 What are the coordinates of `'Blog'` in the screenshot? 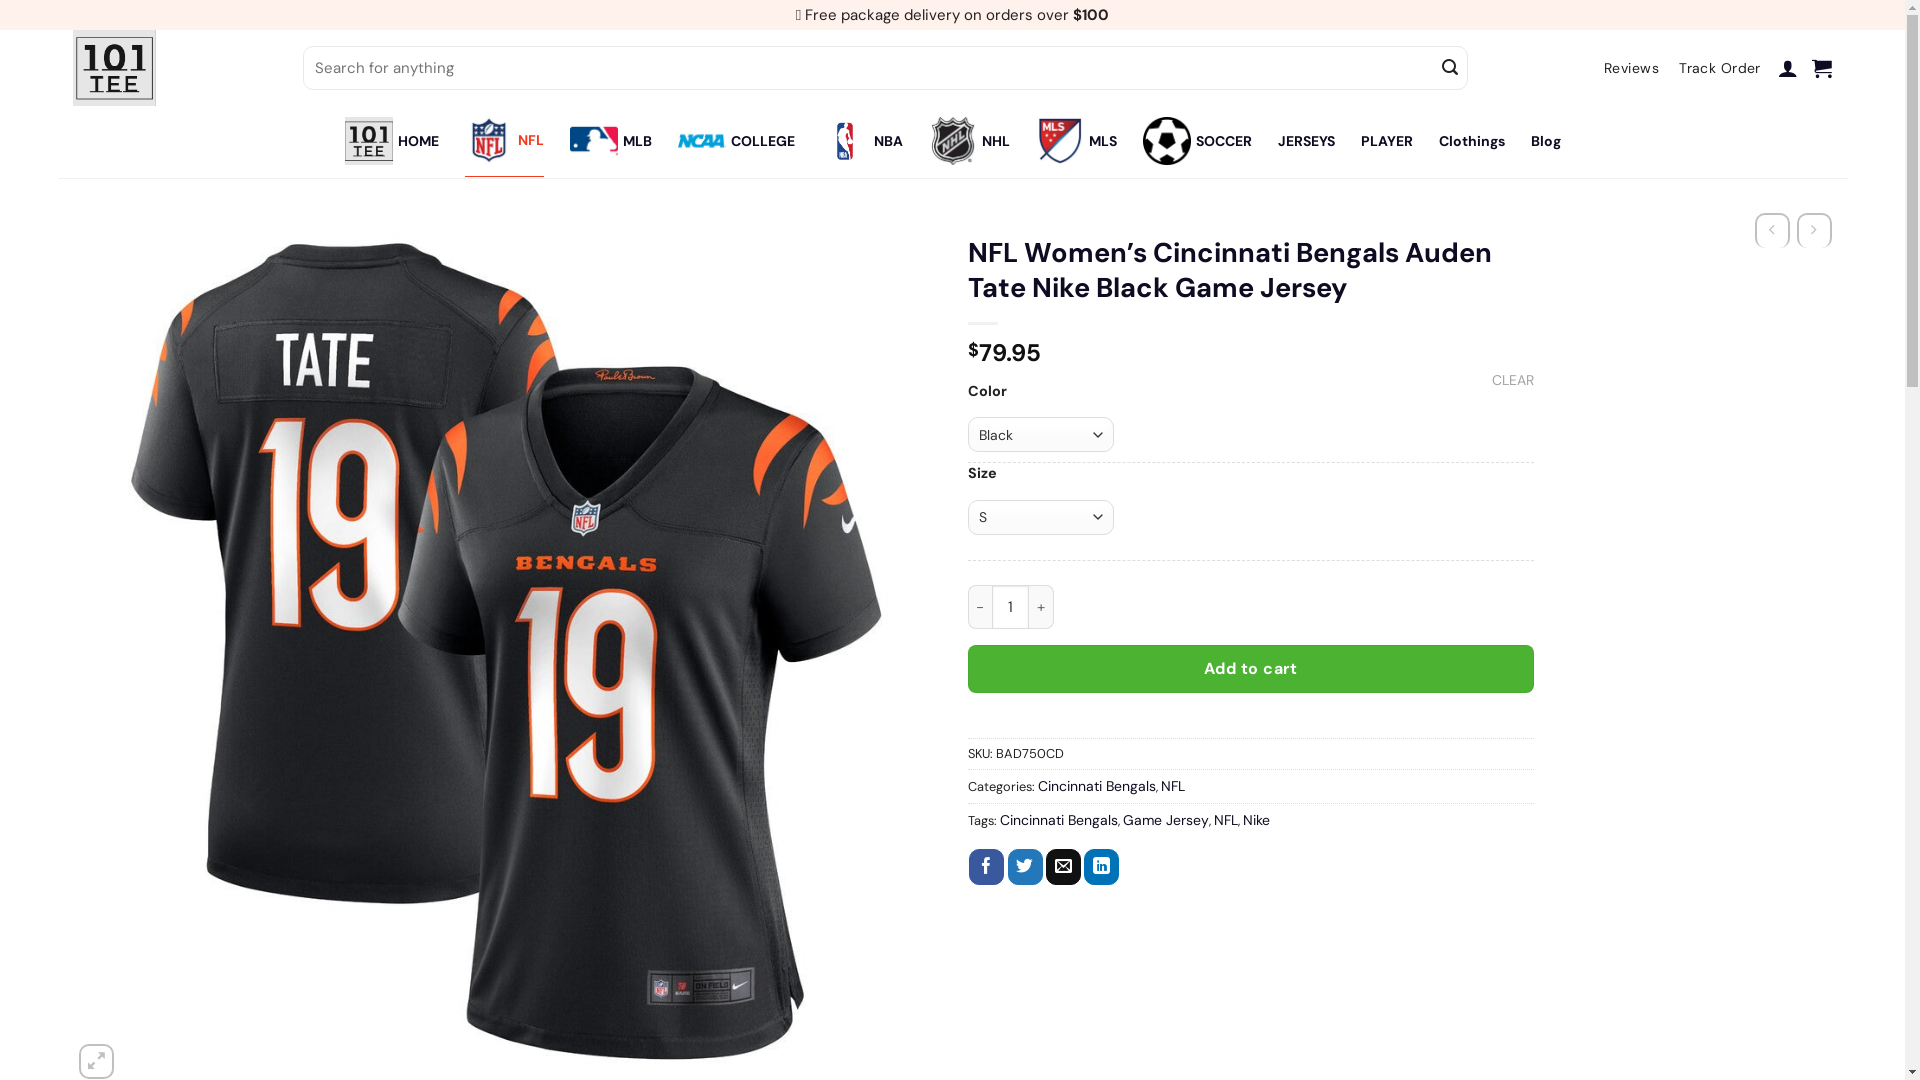 It's located at (1544, 140).